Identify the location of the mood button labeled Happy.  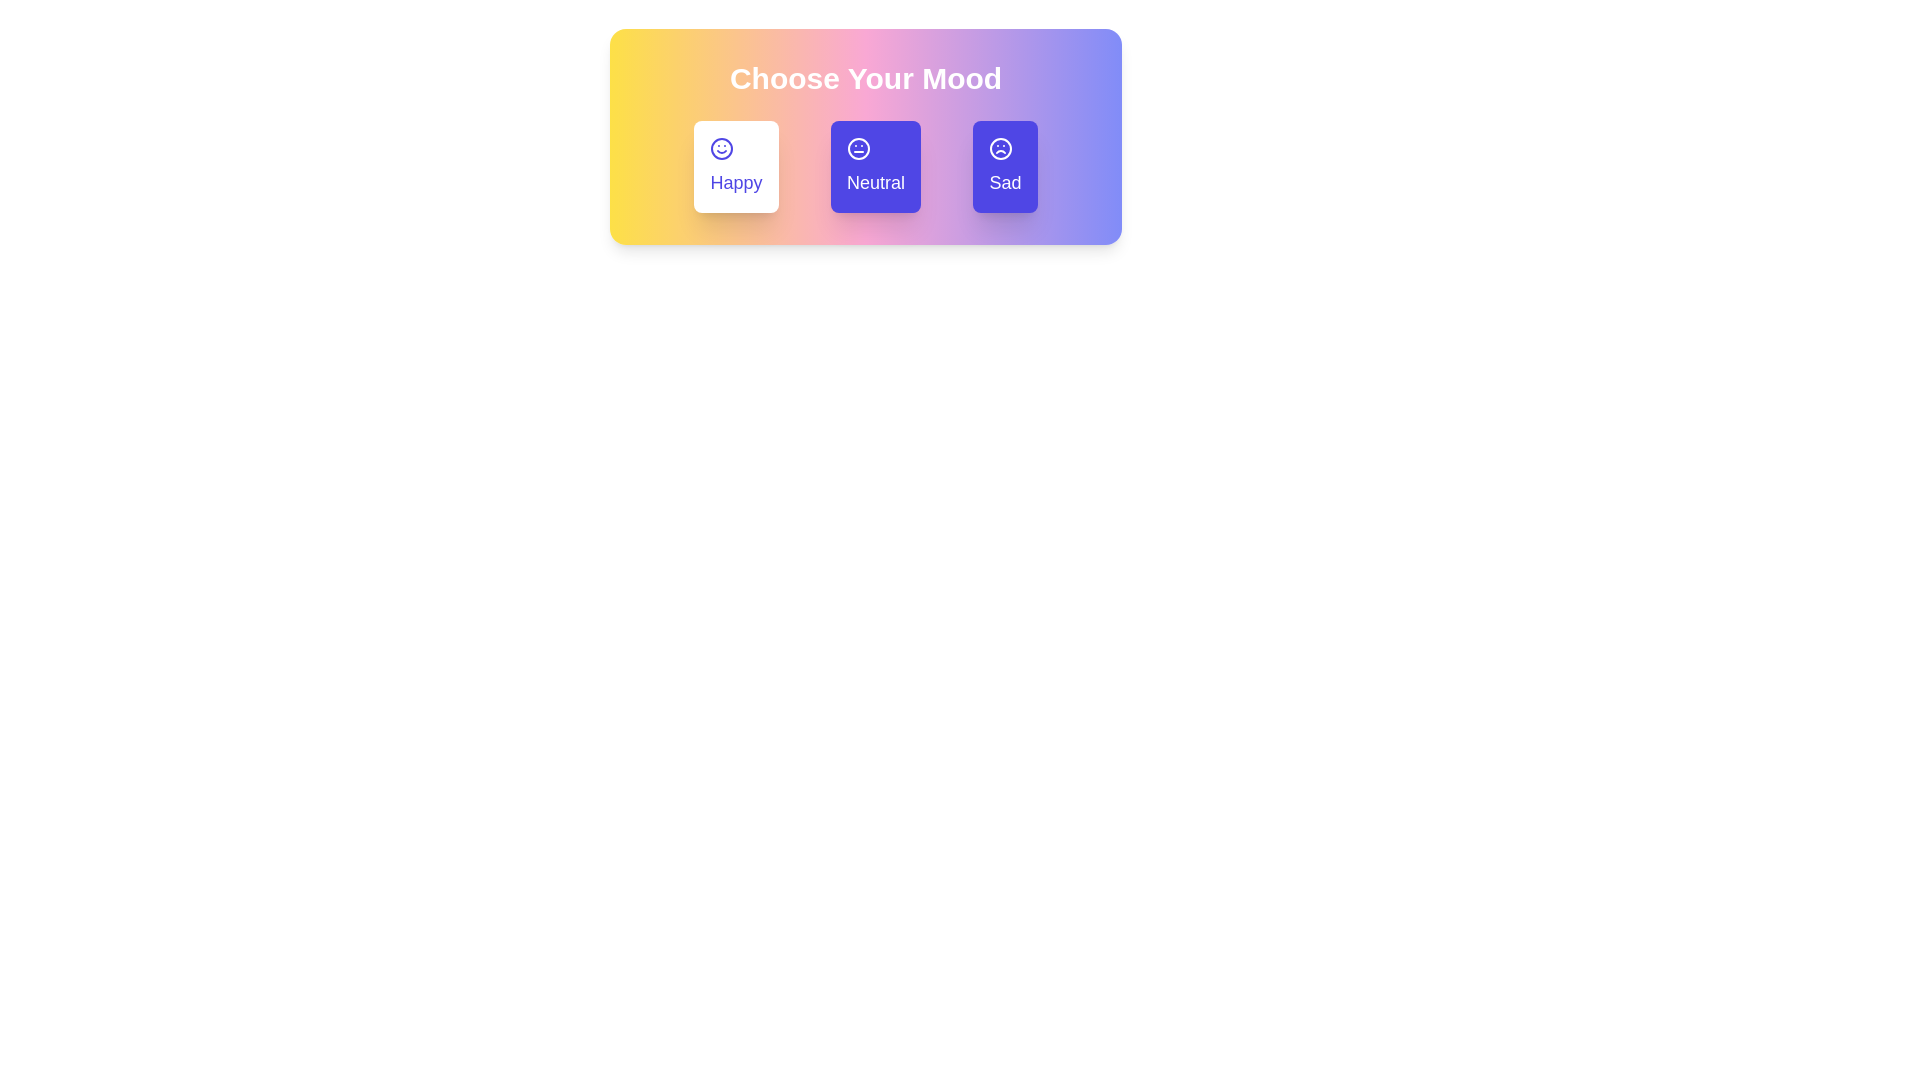
(734, 165).